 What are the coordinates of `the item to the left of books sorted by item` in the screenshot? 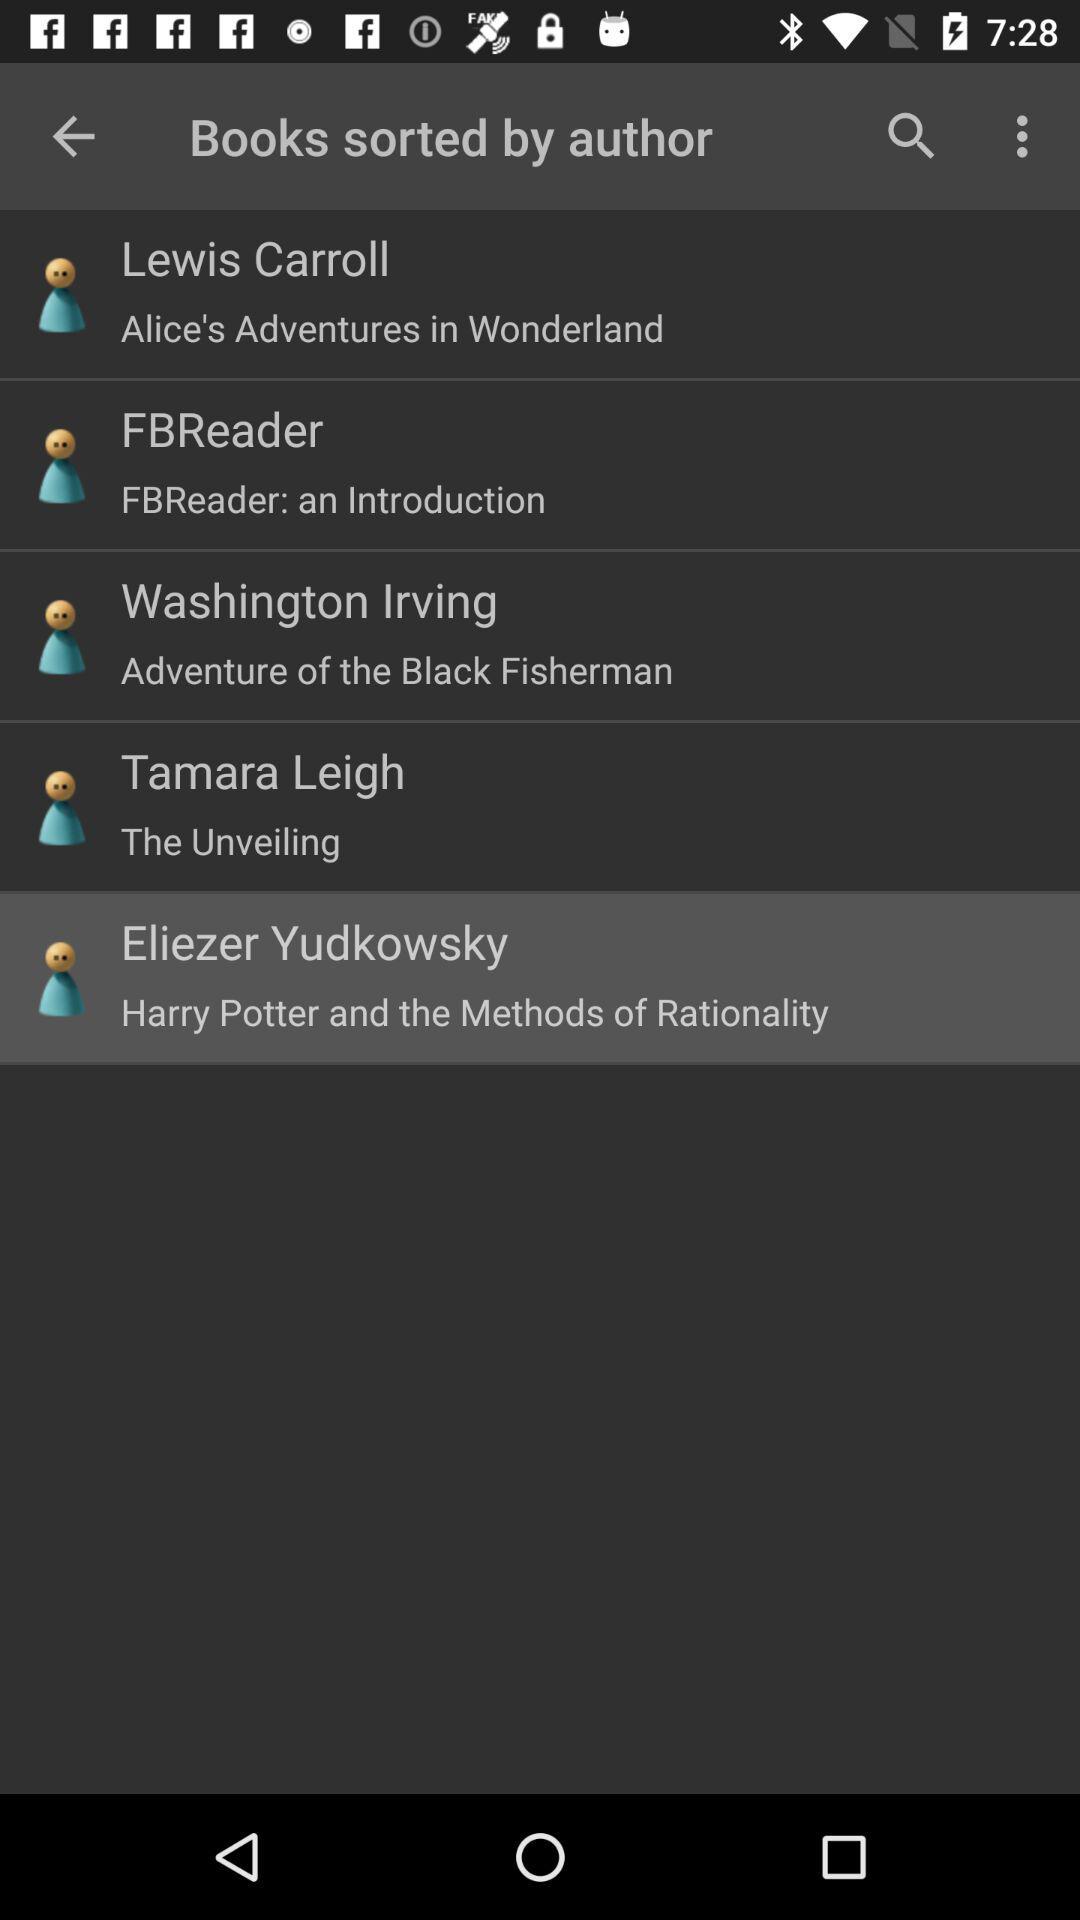 It's located at (72, 135).